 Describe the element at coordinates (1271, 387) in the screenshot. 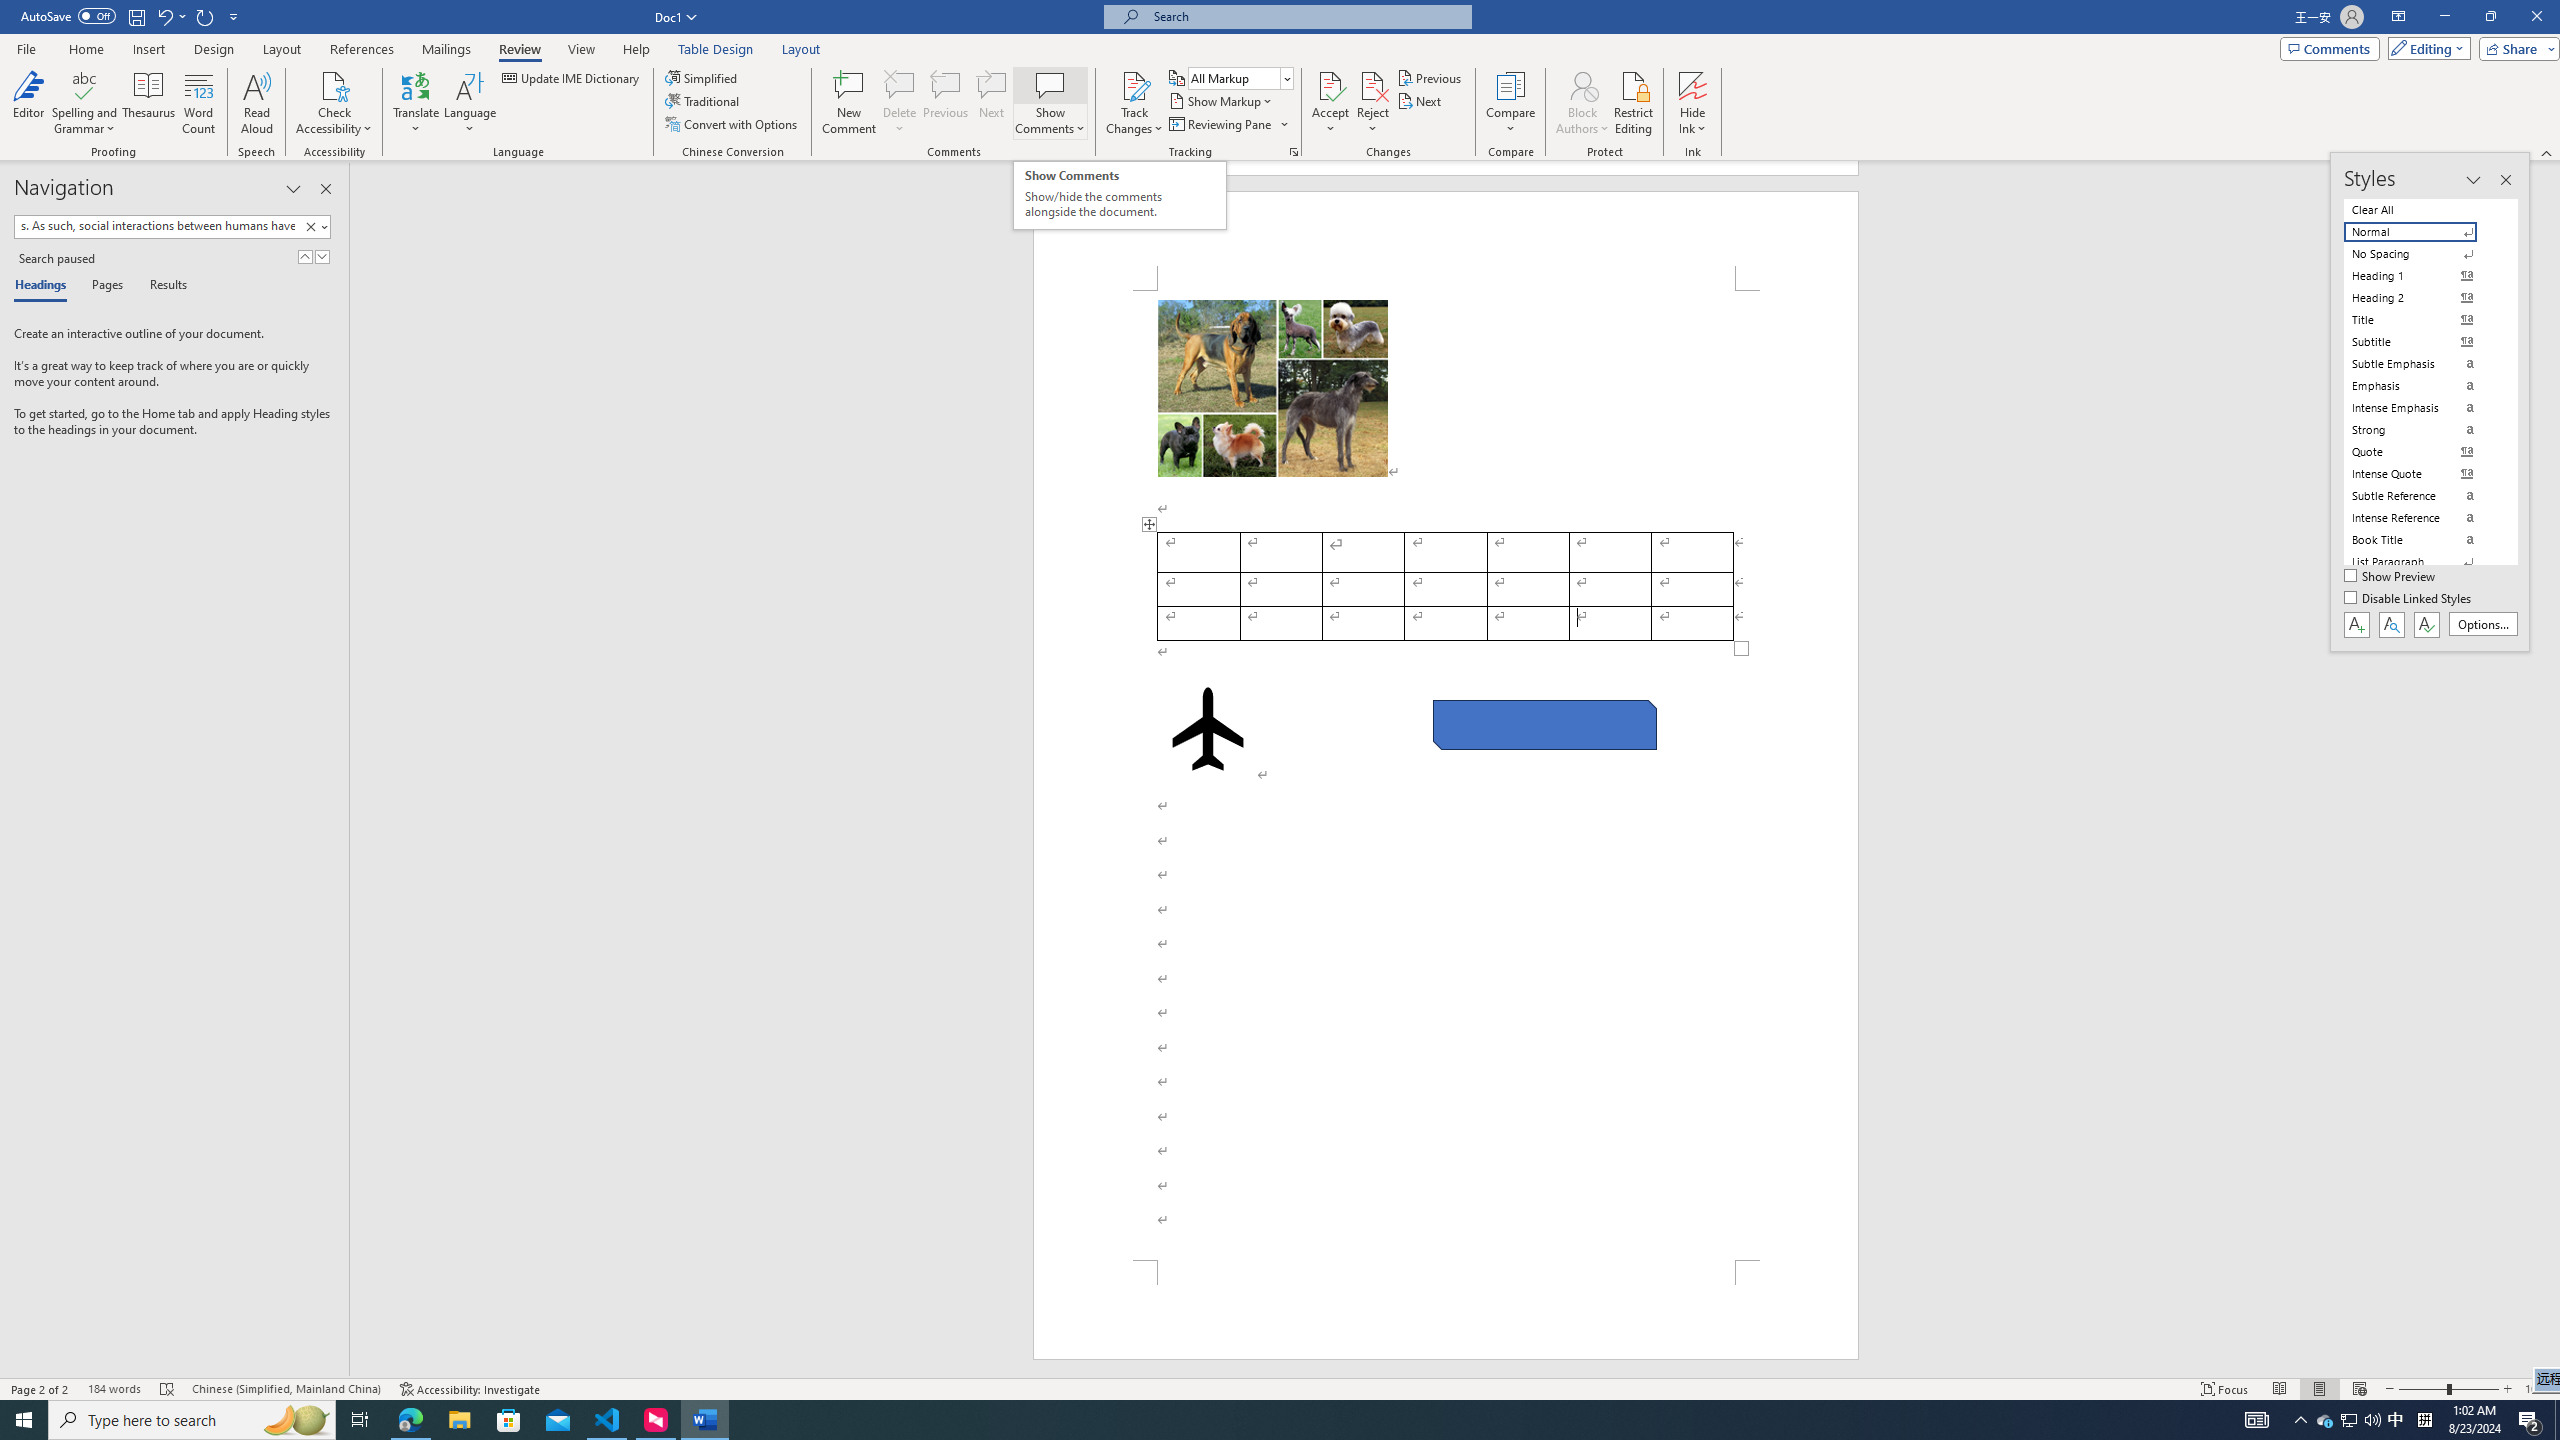

I see `'Morphological variation in six dogs'` at that location.